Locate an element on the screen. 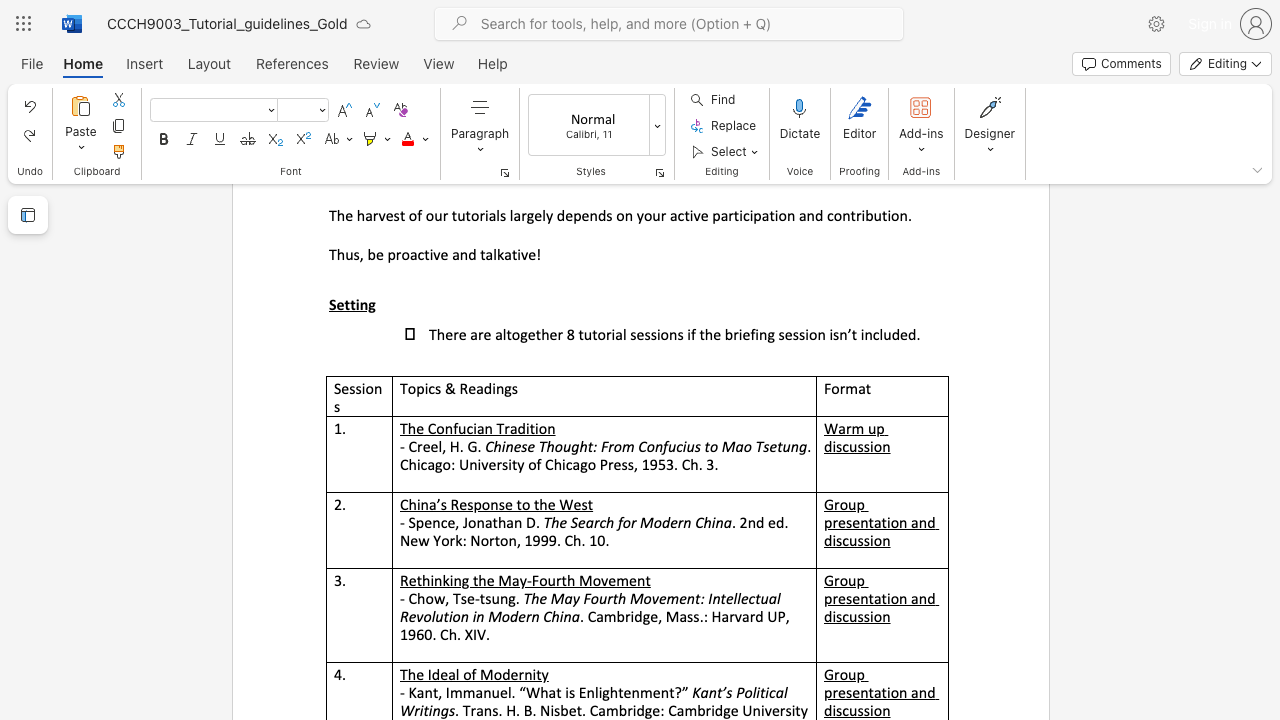  the subset text "ing" within the text "Kant’s Political Writings" is located at coordinates (427, 709).